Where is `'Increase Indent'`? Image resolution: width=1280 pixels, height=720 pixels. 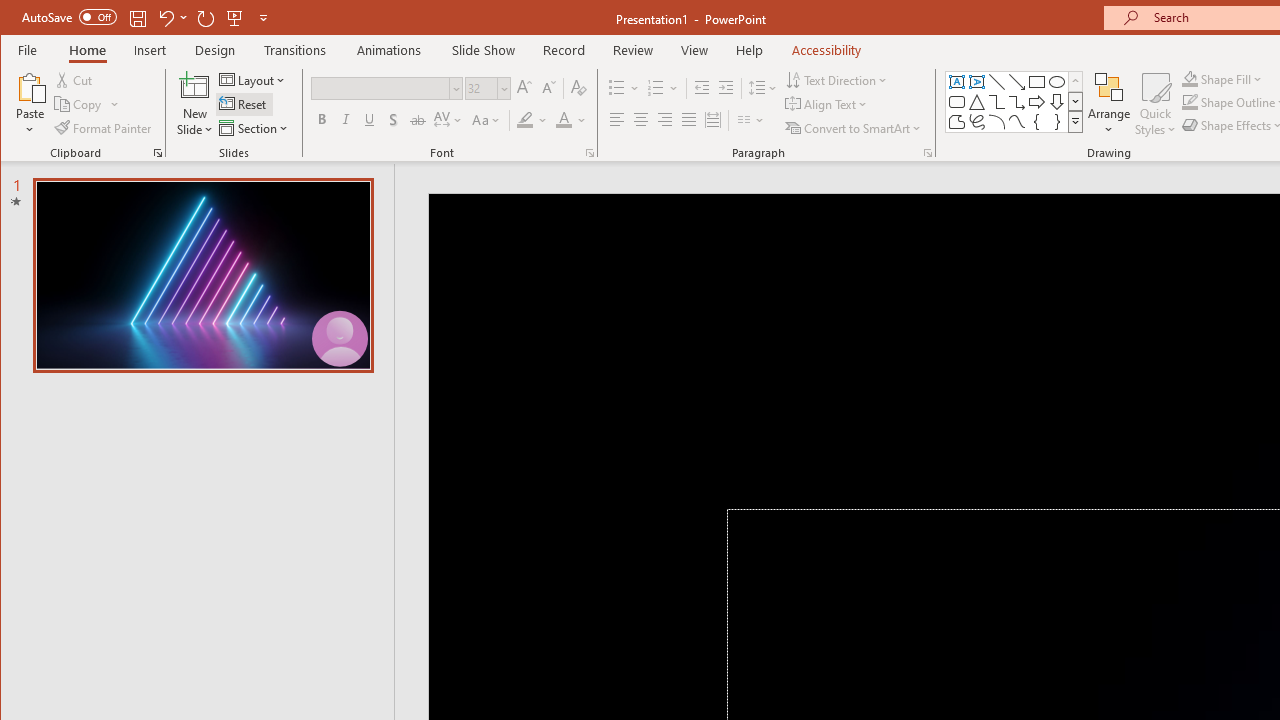 'Increase Indent' is located at coordinates (725, 87).